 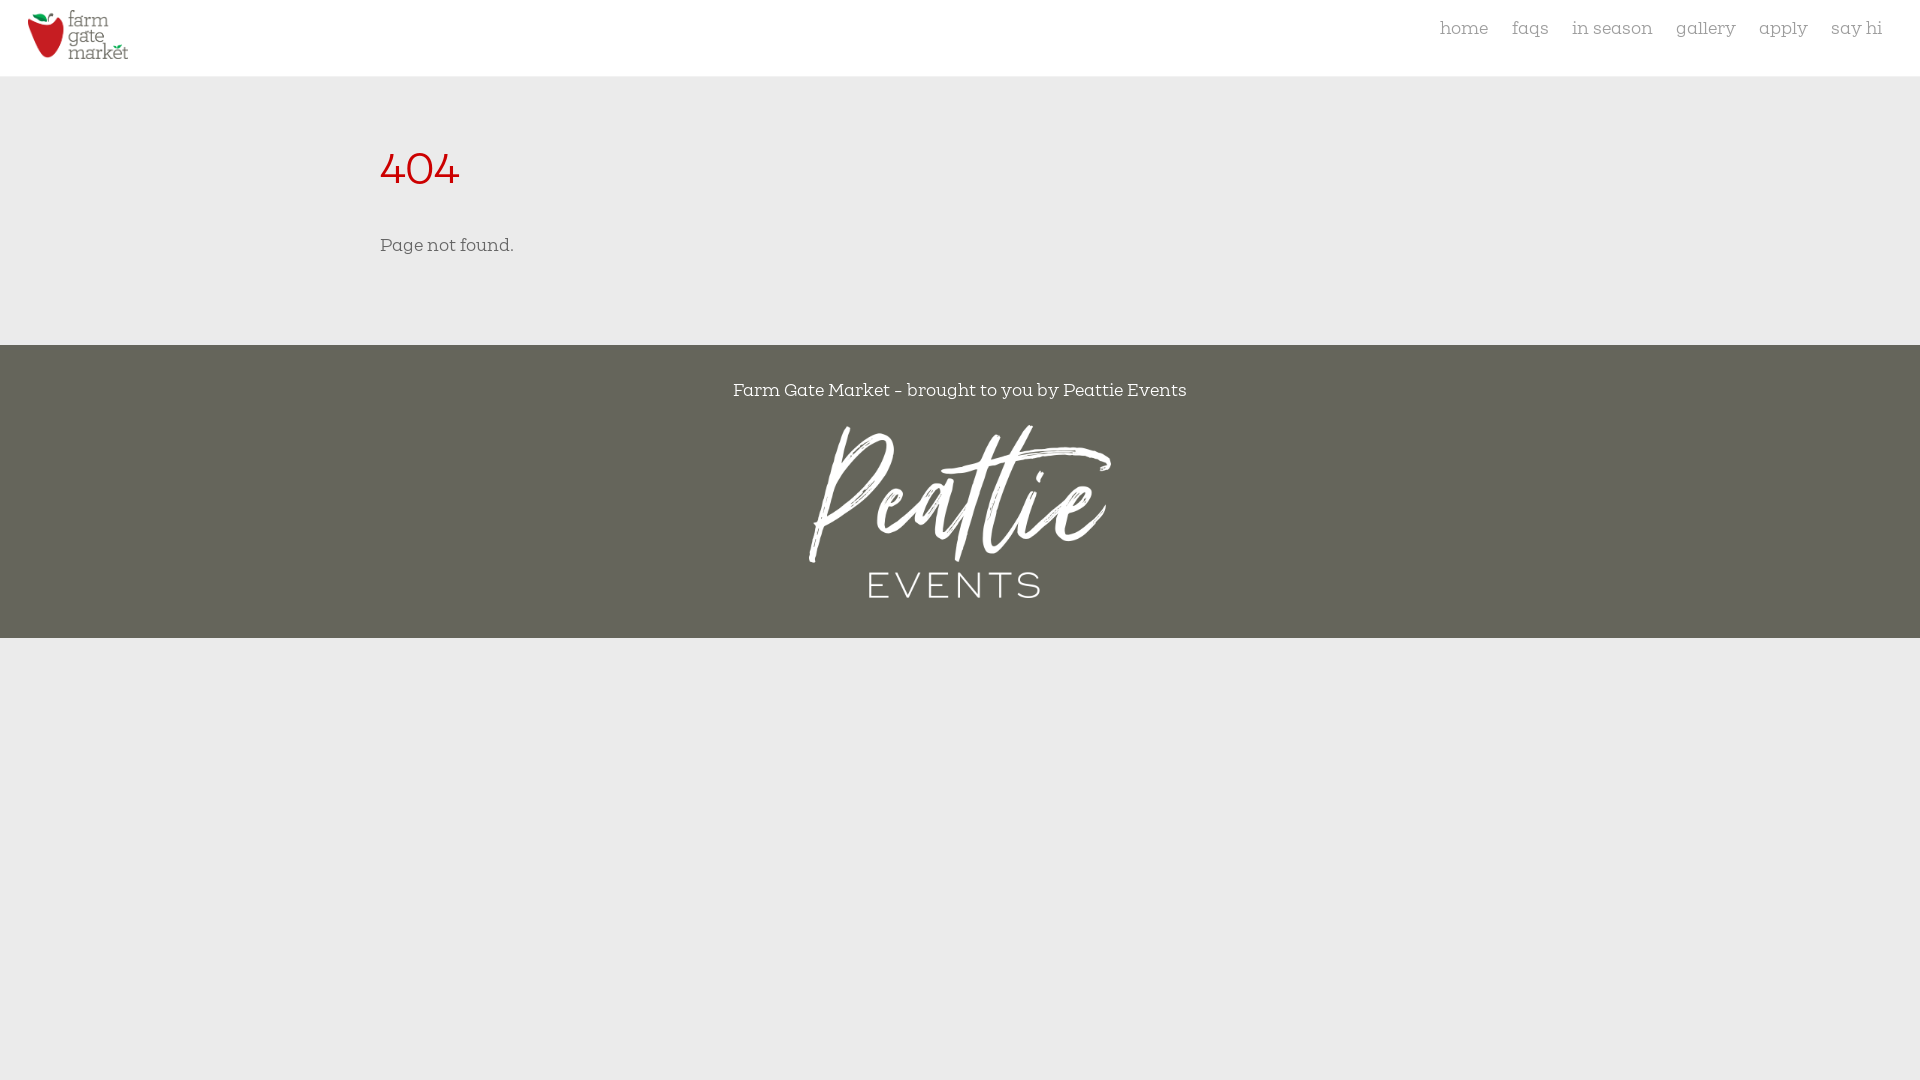 What do you see at coordinates (77, 34) in the screenshot?
I see `'tas-farmgate-market-logo'` at bounding box center [77, 34].